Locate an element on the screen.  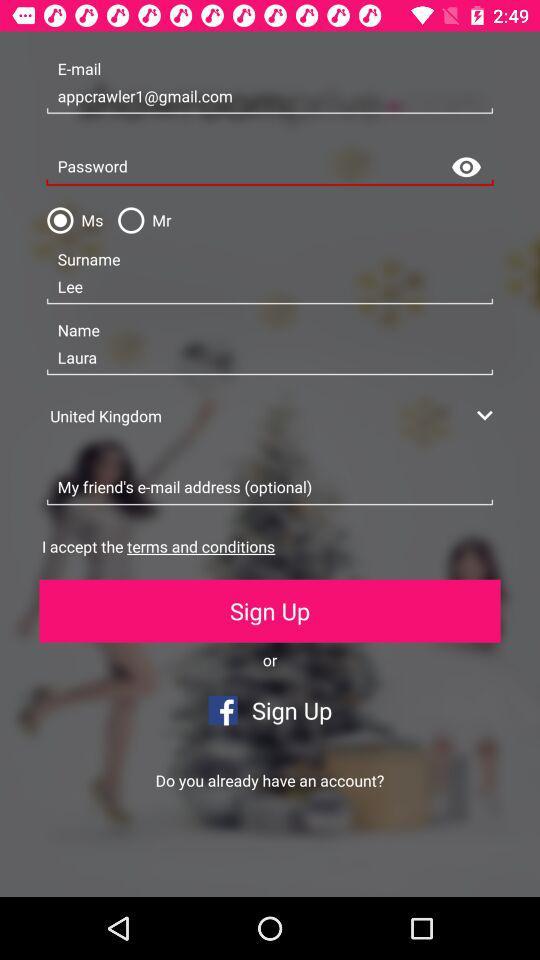
the icon below the lee item is located at coordinates (270, 358).